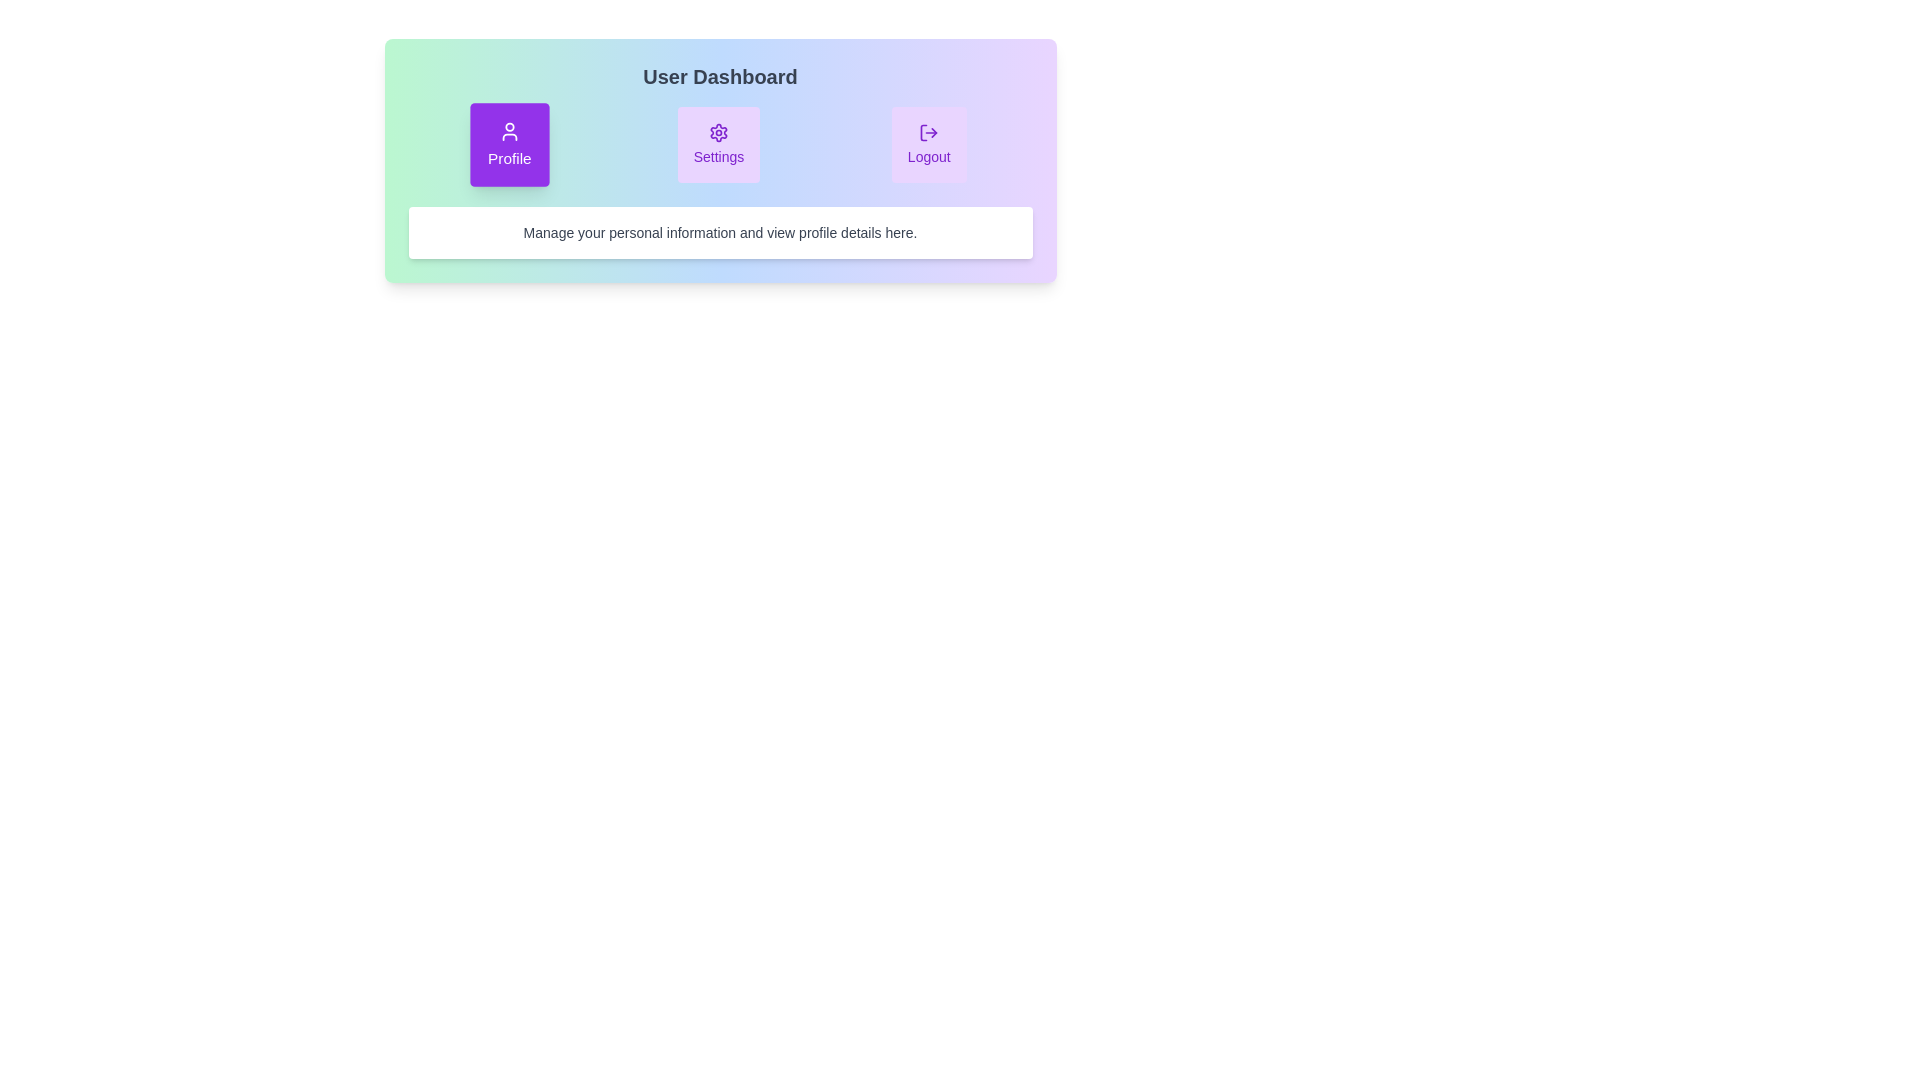 This screenshot has width=1920, height=1080. I want to click on the Logout tab to view its hover effect, so click(928, 144).